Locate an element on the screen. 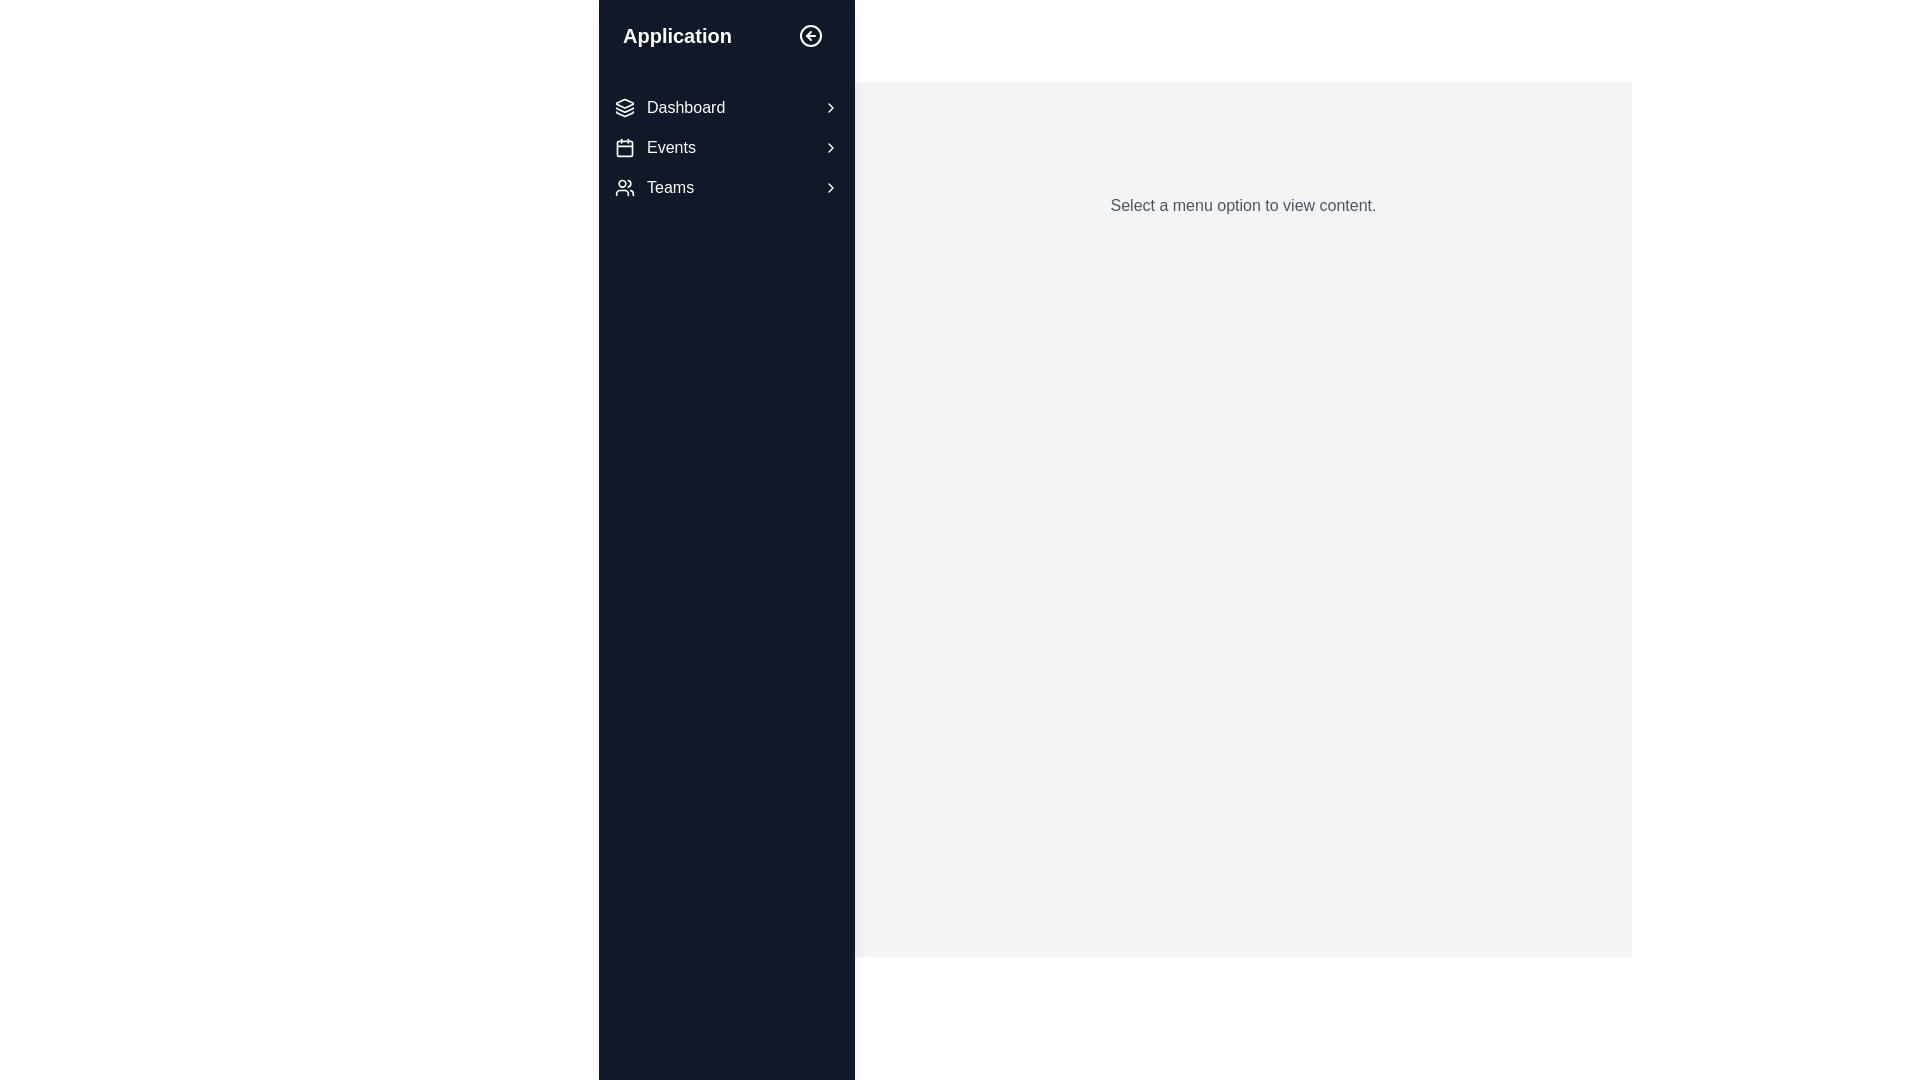 This screenshot has width=1920, height=1080. the icon representing a group of individuals, which is located to the left of the 'Teams' label in the sidebar menu, to trigger a tooltip is located at coordinates (623, 188).